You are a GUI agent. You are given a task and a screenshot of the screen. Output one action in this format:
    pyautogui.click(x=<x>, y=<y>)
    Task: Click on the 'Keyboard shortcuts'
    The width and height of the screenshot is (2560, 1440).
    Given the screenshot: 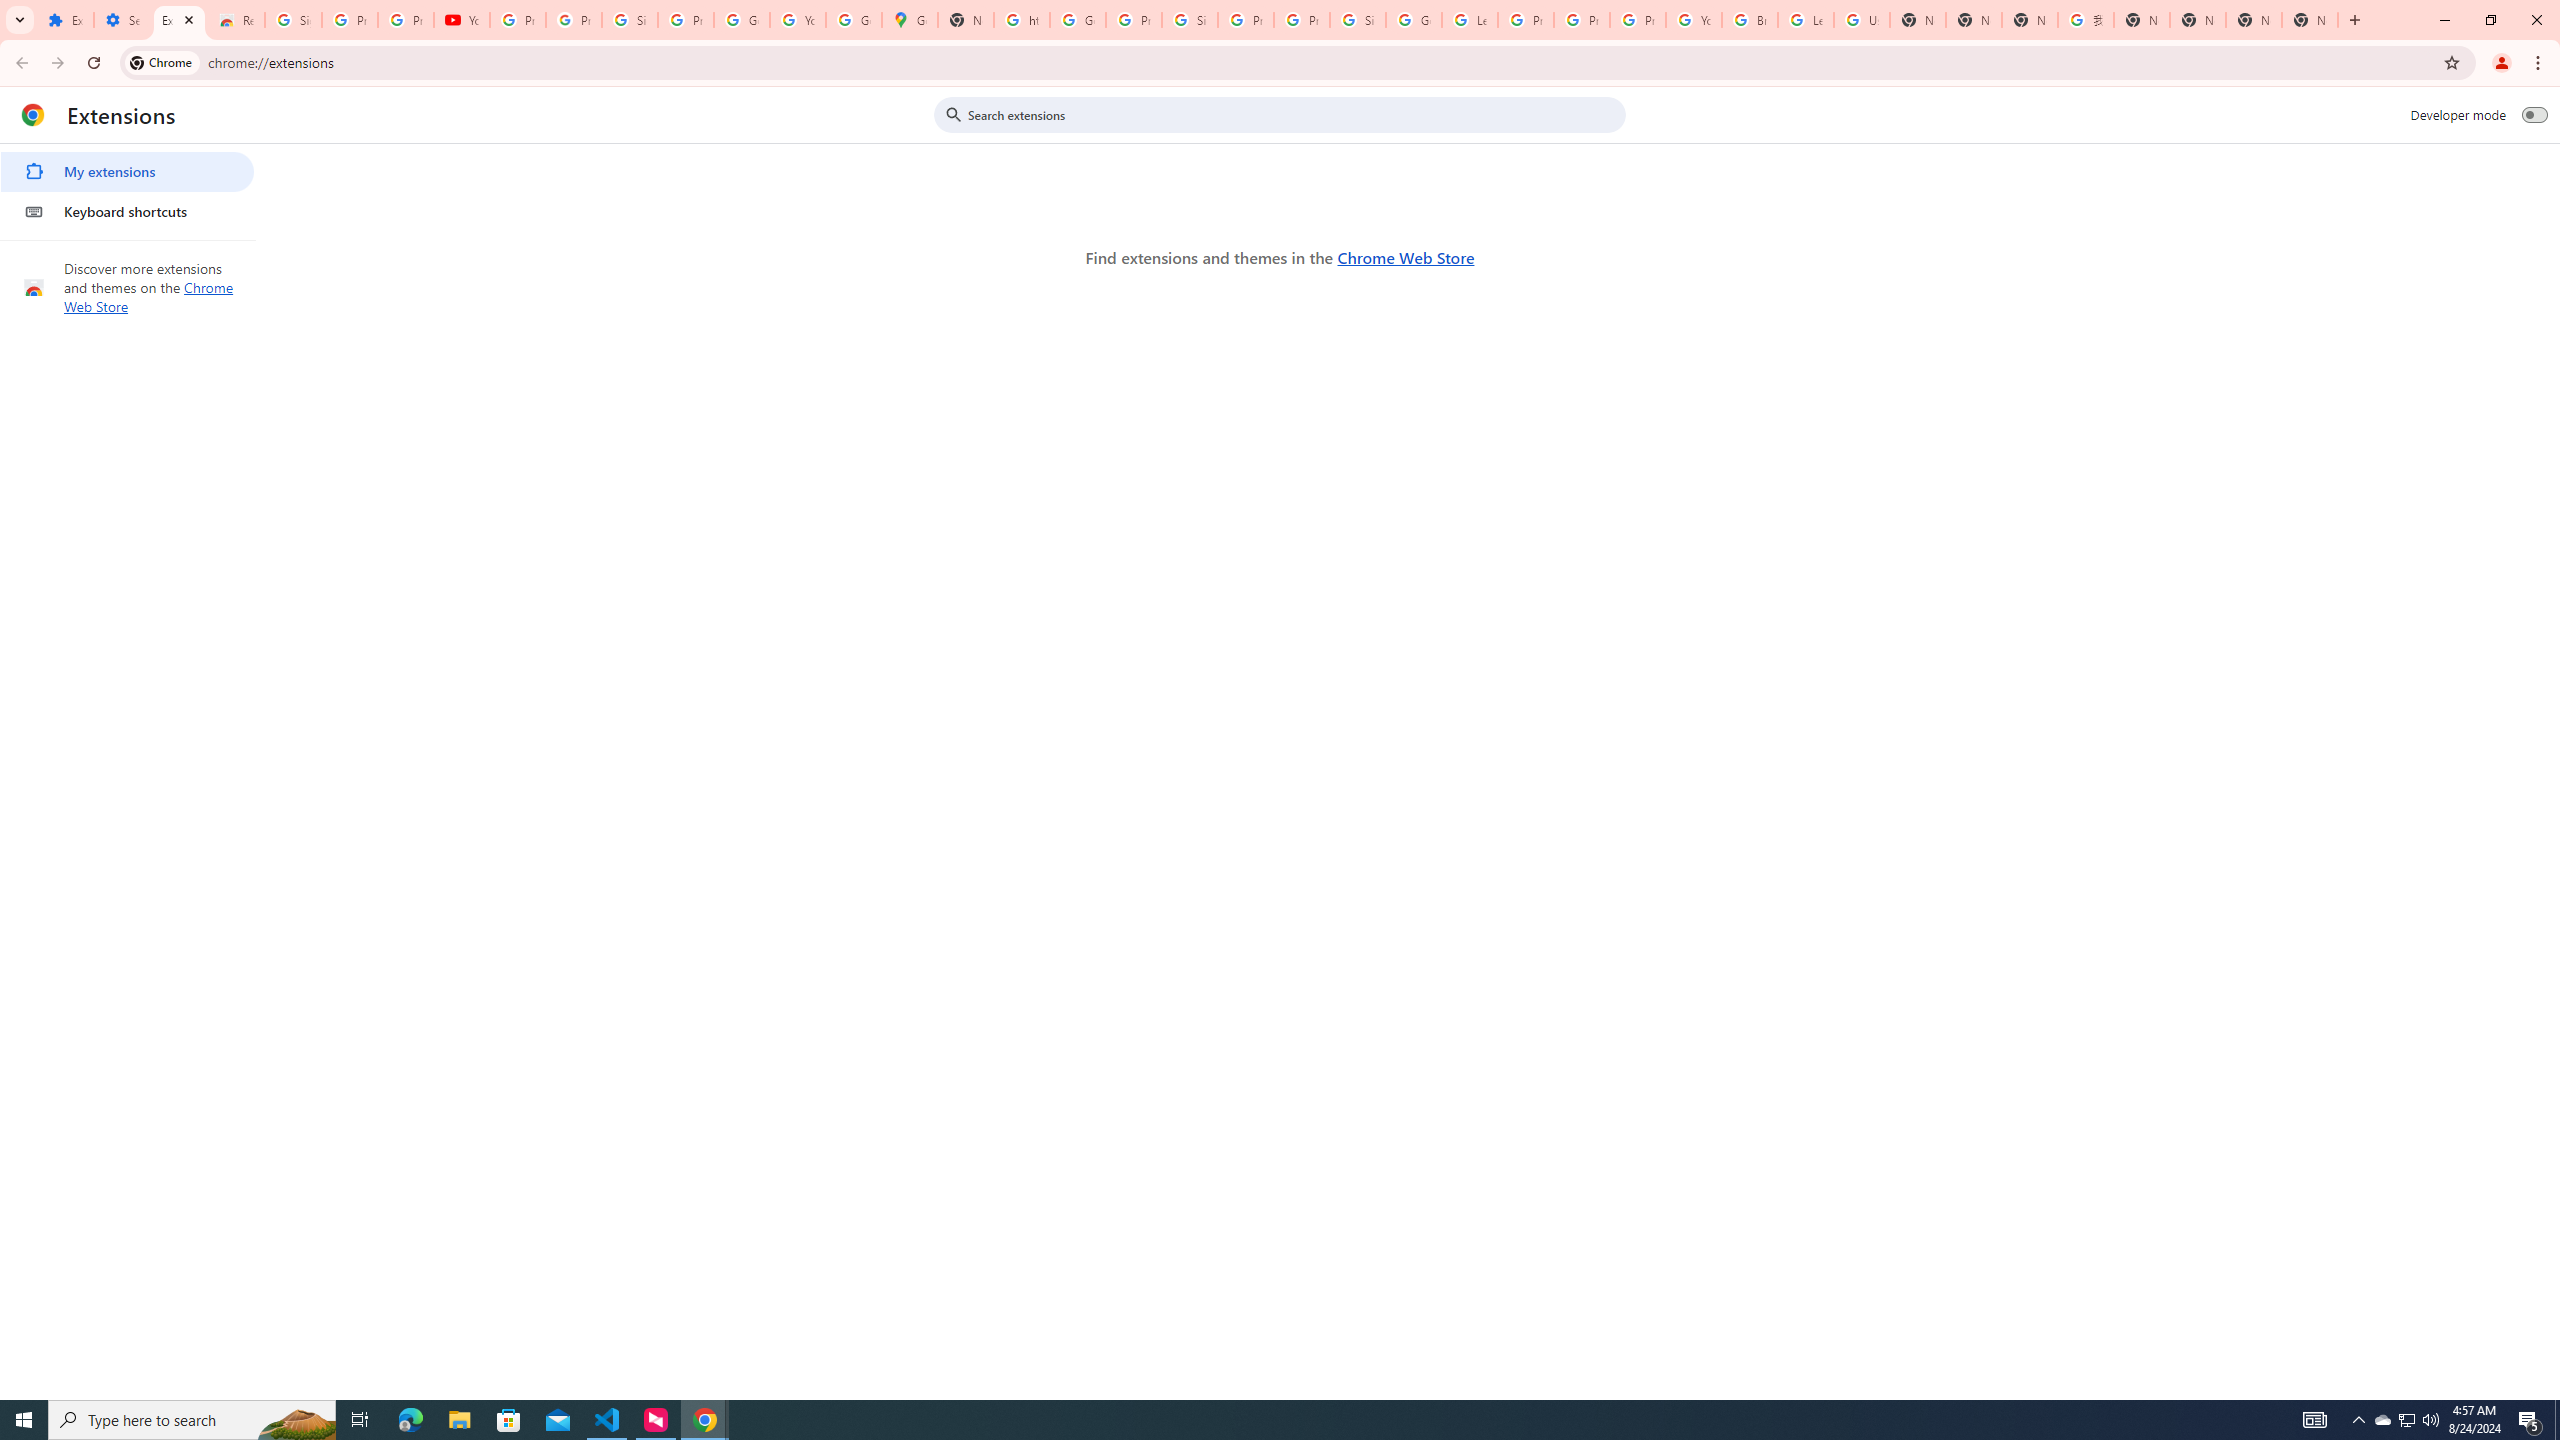 What is the action you would take?
    pyautogui.click(x=126, y=210)
    